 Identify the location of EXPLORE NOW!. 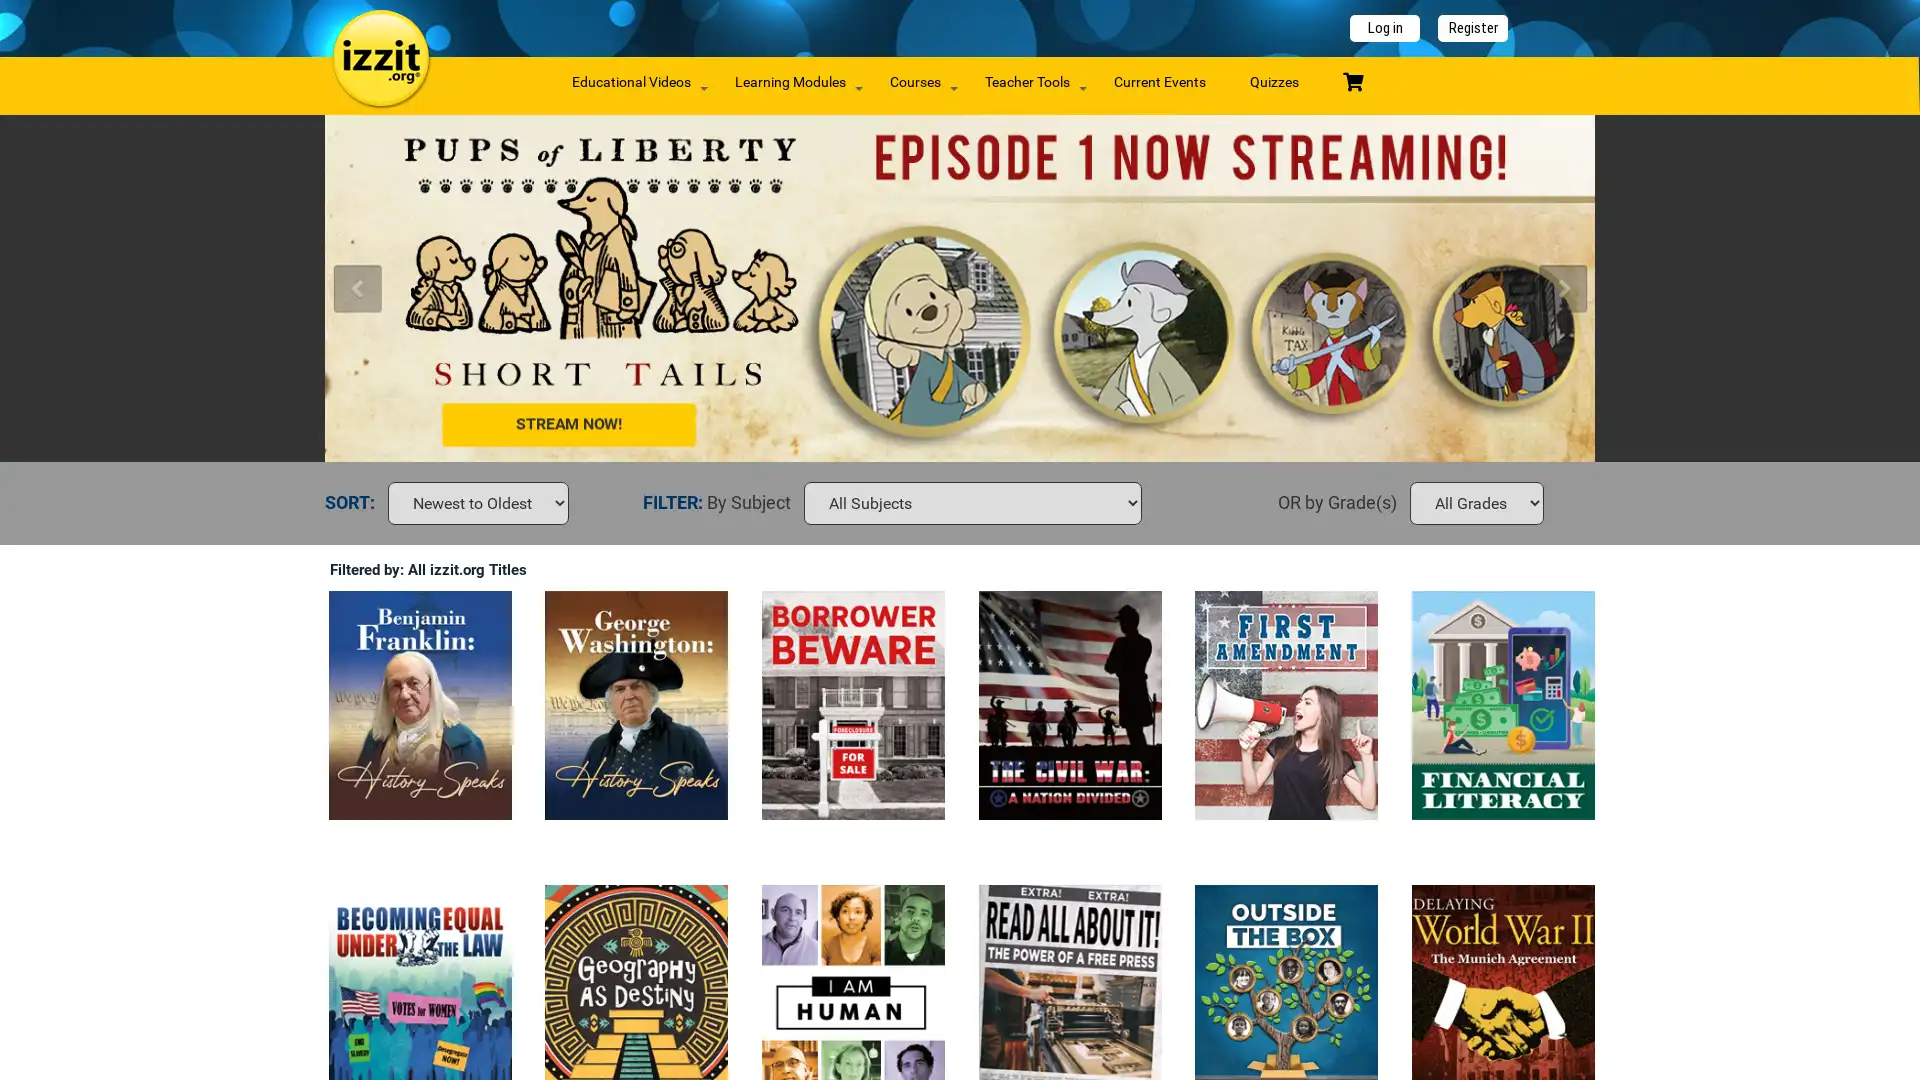
(602, 281).